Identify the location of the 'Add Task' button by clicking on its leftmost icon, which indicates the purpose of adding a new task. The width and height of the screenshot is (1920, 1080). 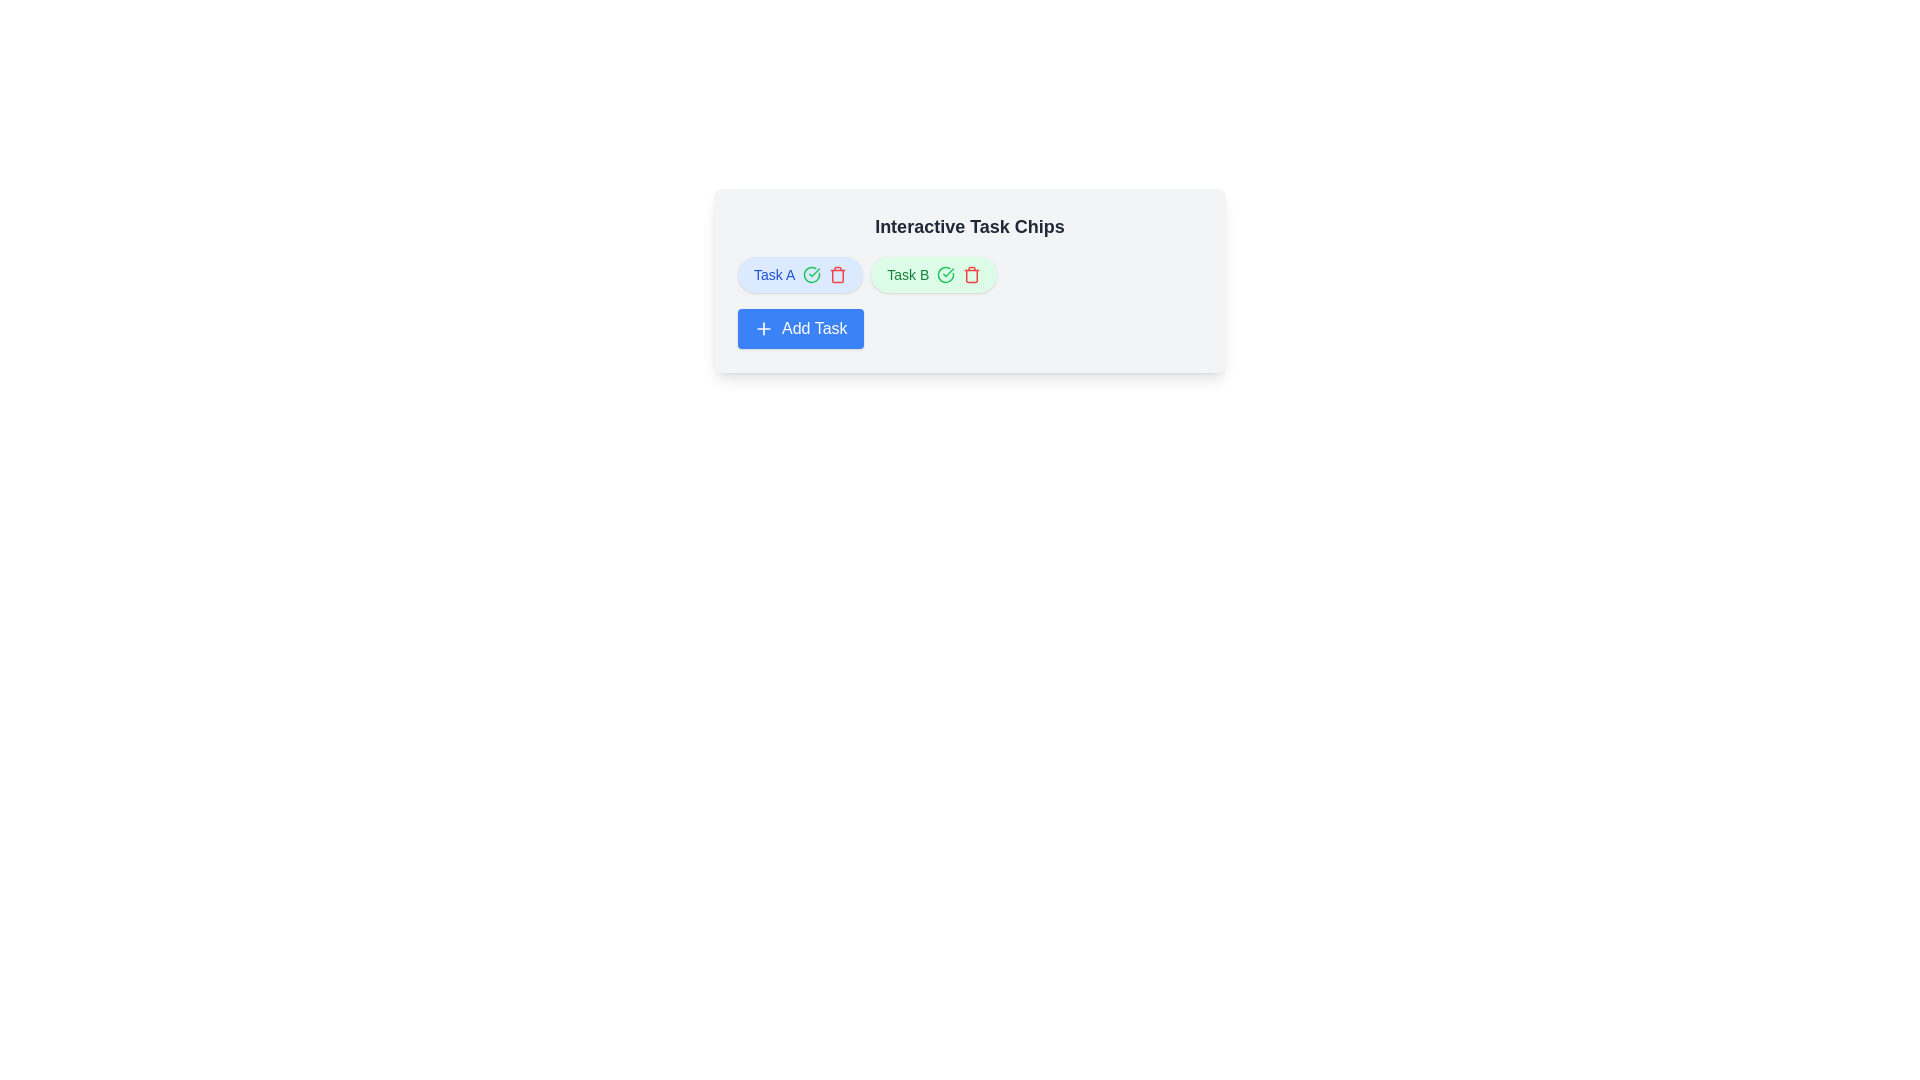
(762, 327).